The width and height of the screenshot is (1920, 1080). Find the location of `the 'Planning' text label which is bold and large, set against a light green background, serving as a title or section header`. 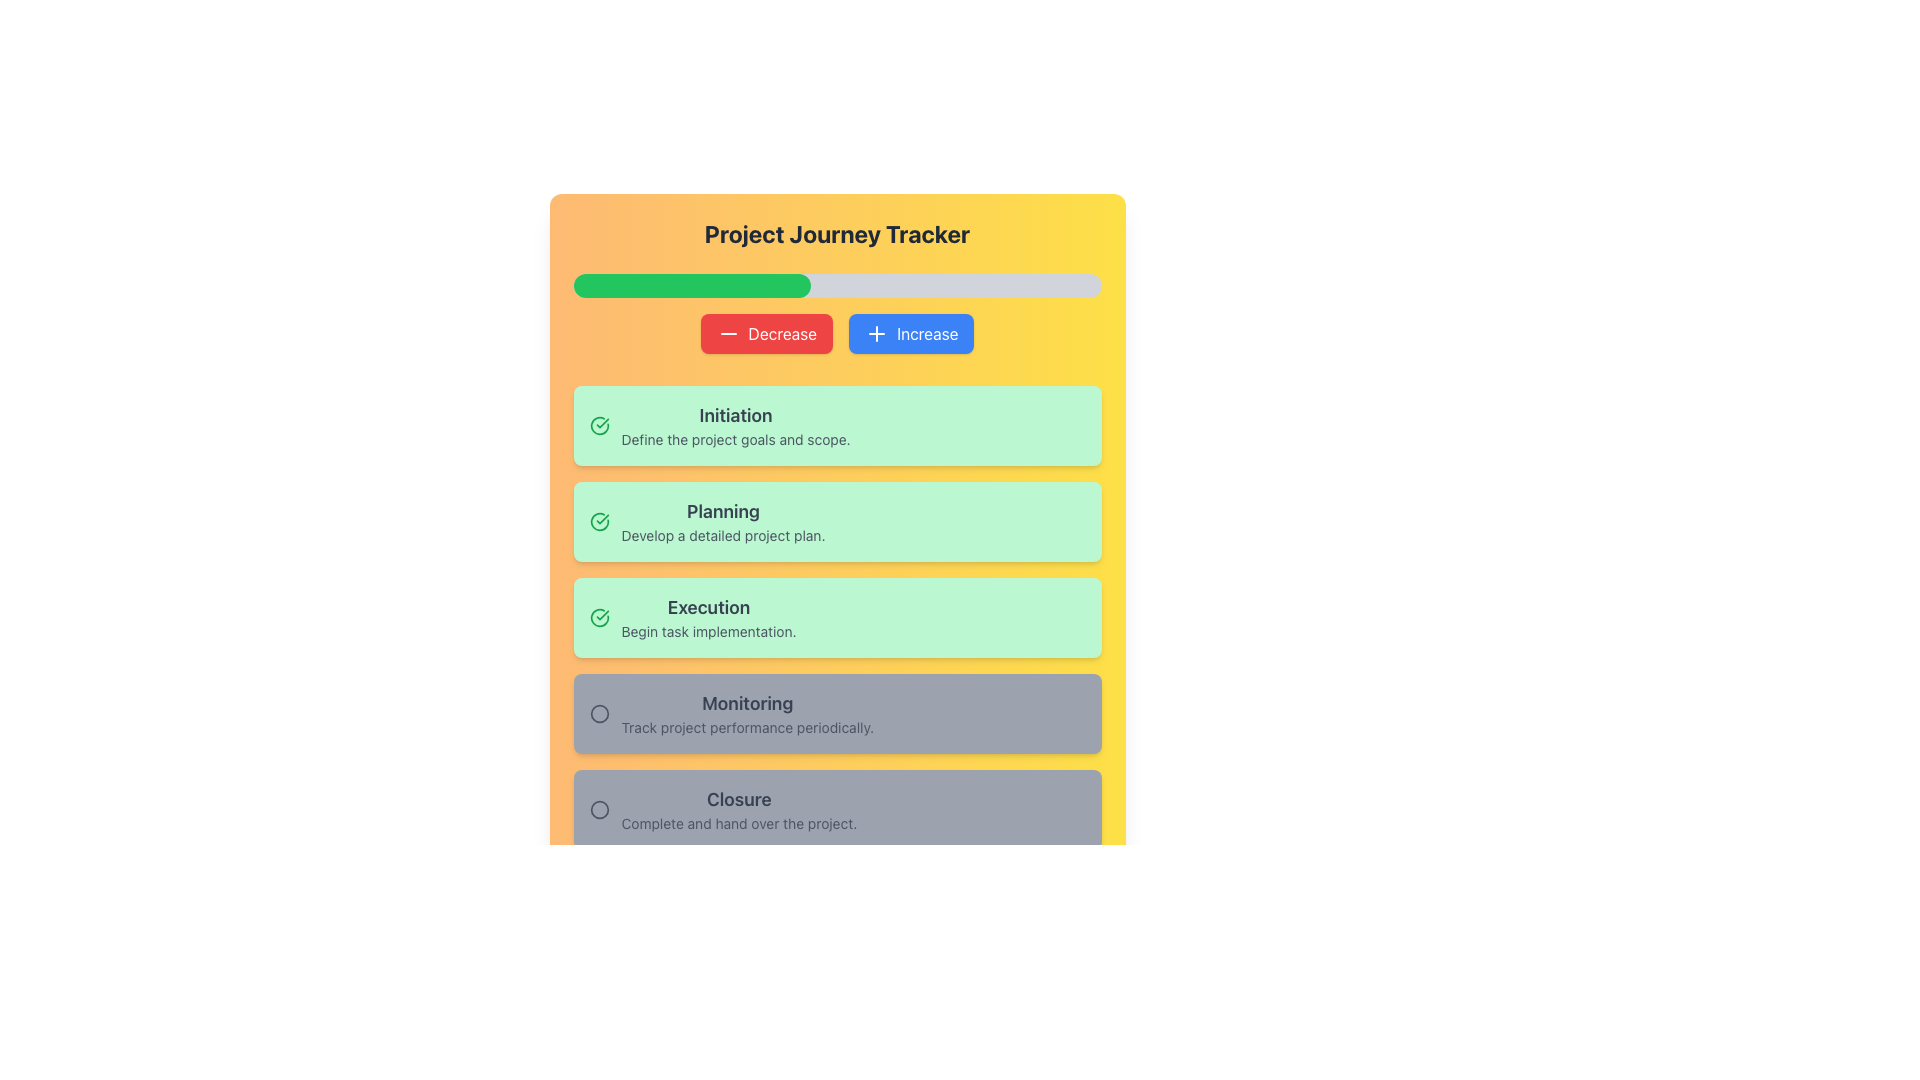

the 'Planning' text label which is bold and large, set against a light green background, serving as a title or section header is located at coordinates (722, 511).